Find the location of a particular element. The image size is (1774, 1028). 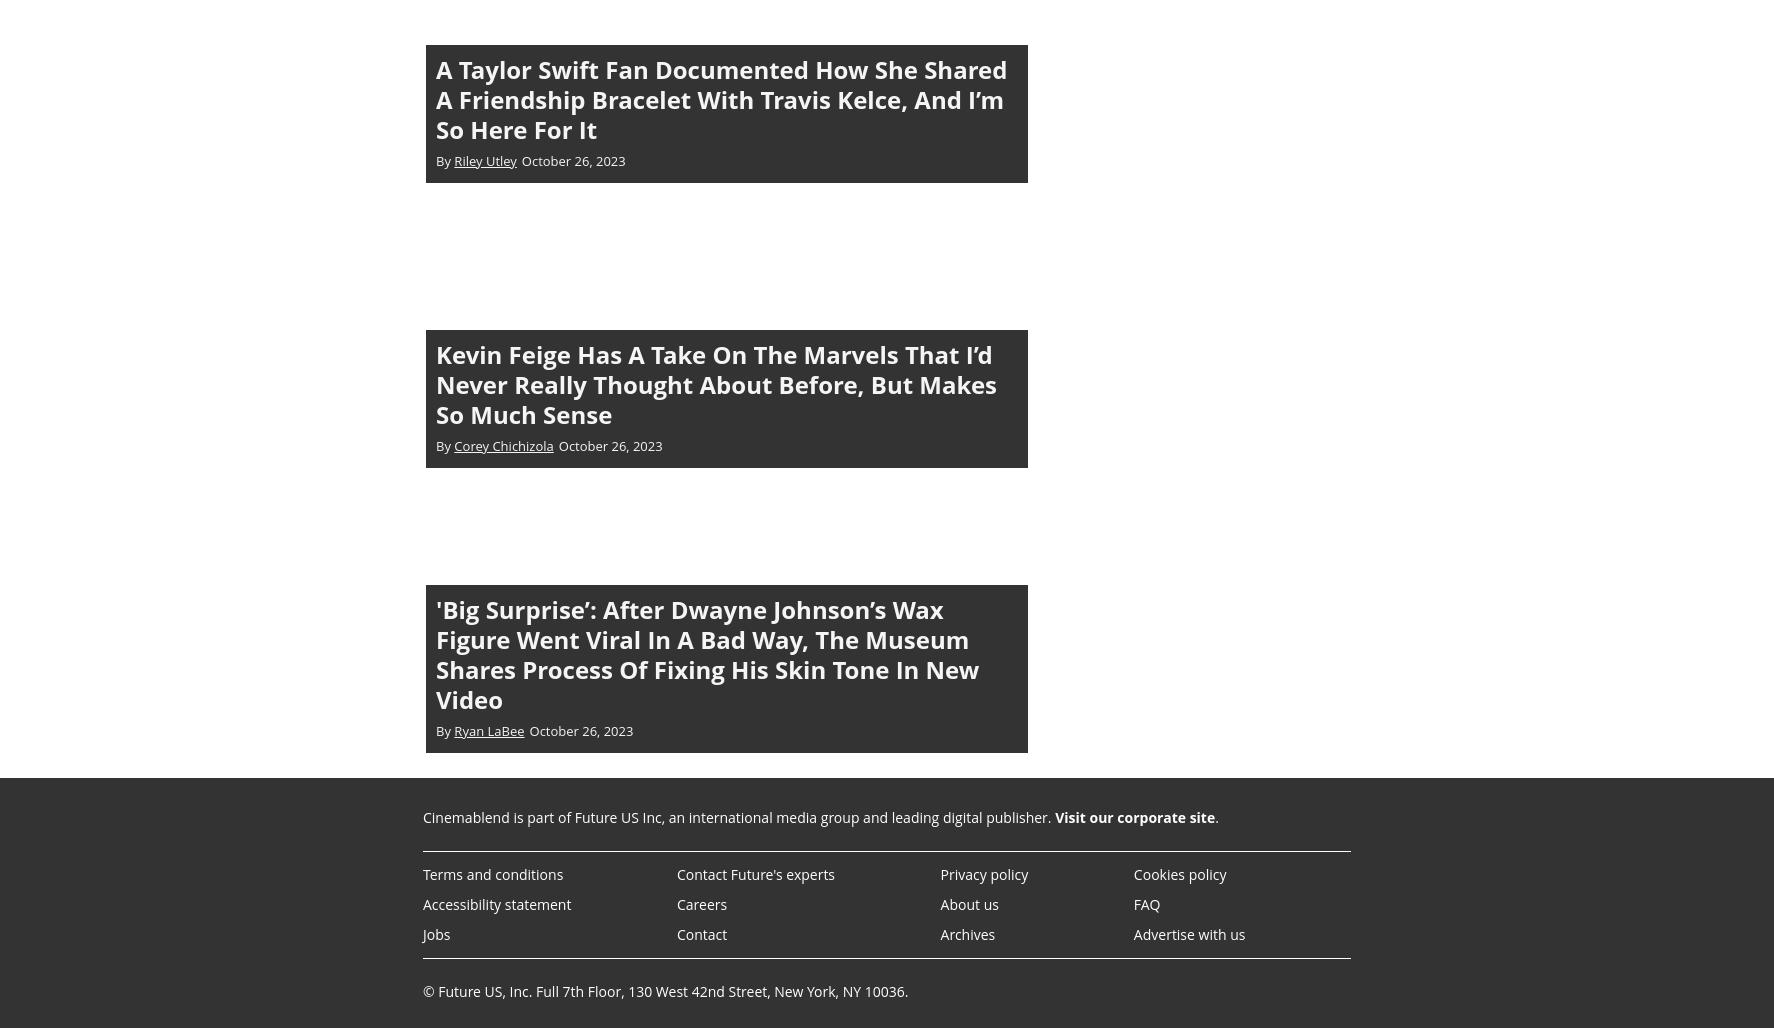

'Kevin Feige Has A Take On The Marvels That I’d Never Really Thought About Before, But Makes So Much Sense' is located at coordinates (715, 382).